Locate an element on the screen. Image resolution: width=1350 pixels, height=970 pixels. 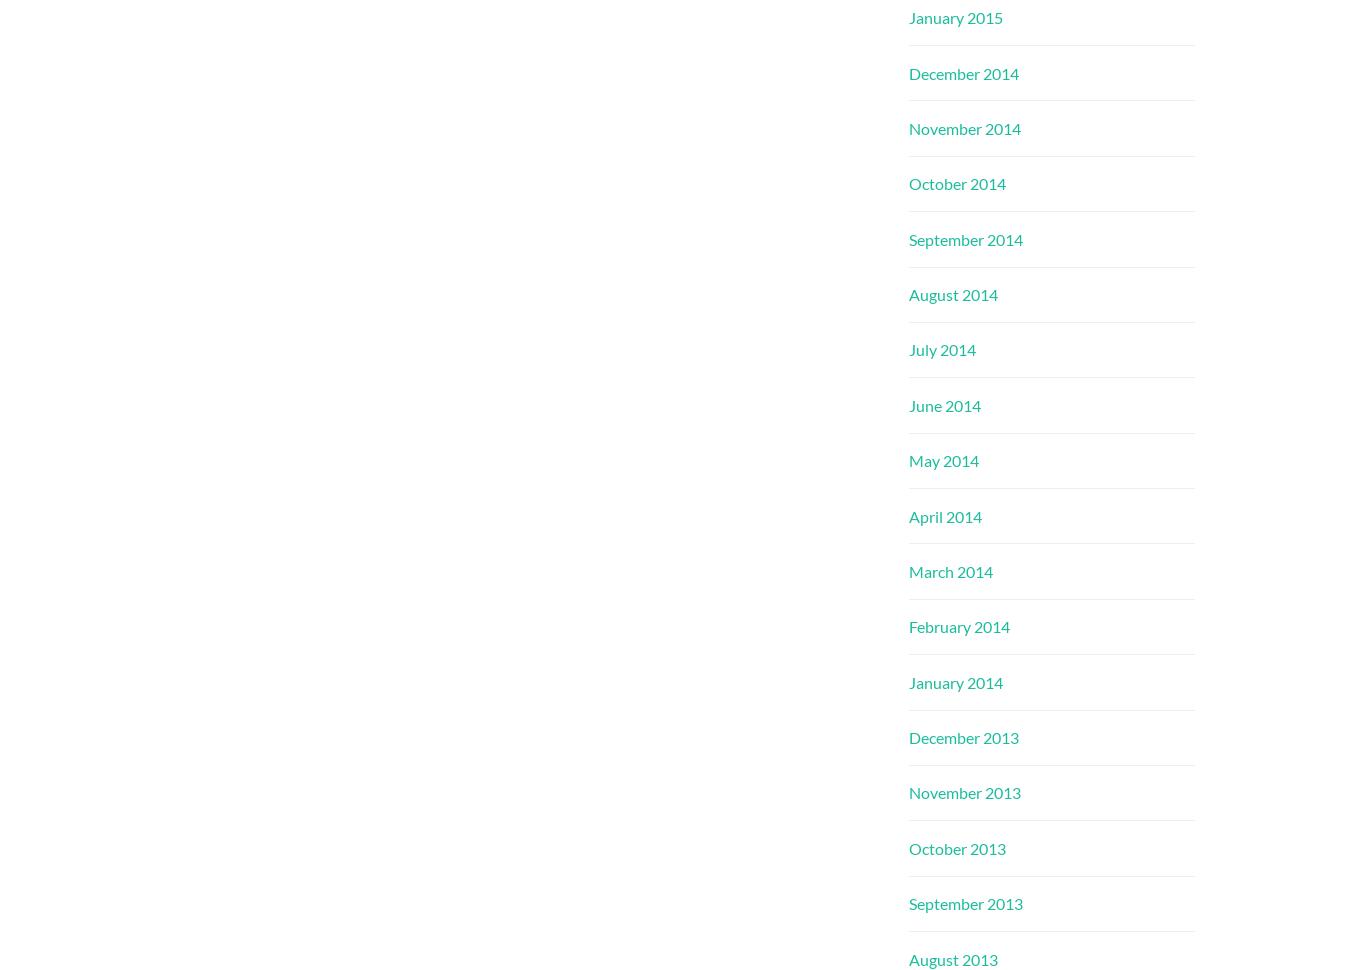
'February 2014' is located at coordinates (958, 626).